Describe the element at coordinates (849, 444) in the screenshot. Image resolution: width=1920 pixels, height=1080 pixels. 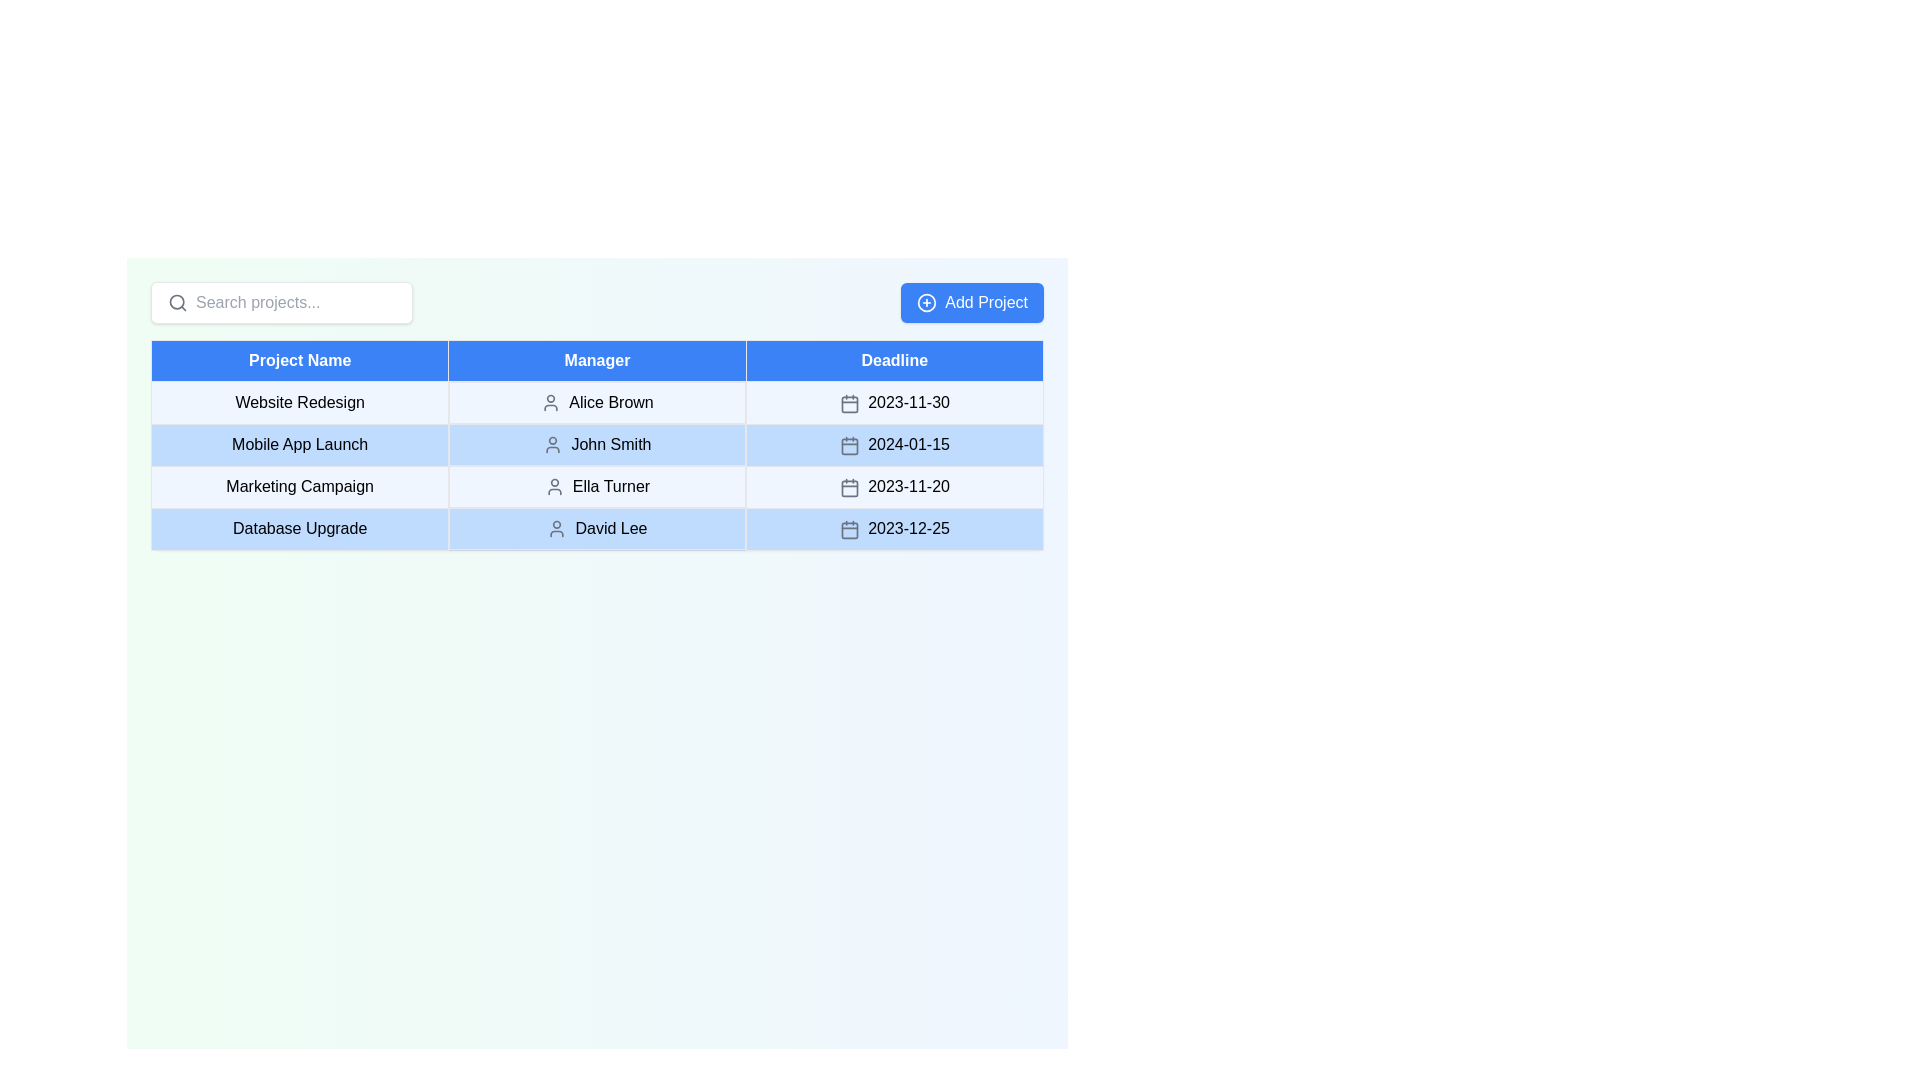
I see `the calendar icon located inline to the left of the date text '2024-01-15' in the third row under the 'Deadline' column` at that location.